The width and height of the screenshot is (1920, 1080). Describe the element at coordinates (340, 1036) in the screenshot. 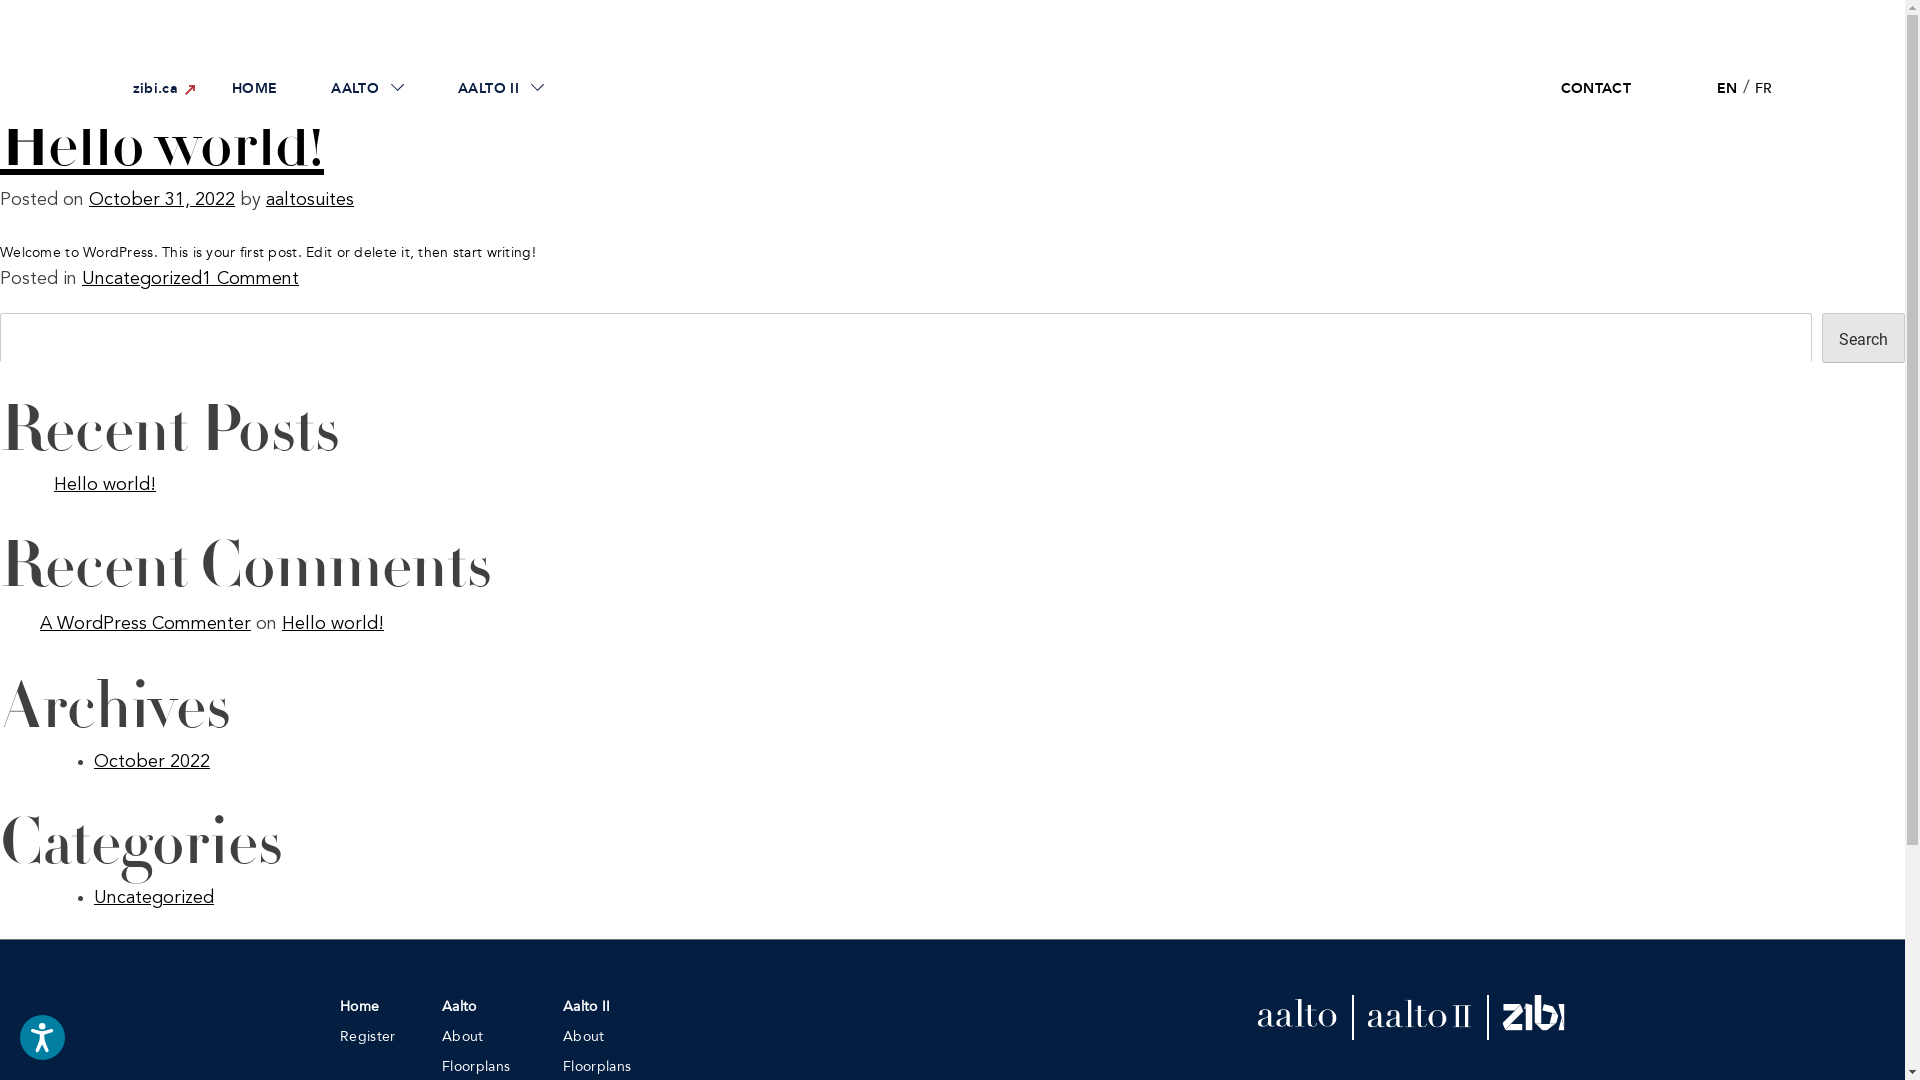

I see `'Register'` at that location.